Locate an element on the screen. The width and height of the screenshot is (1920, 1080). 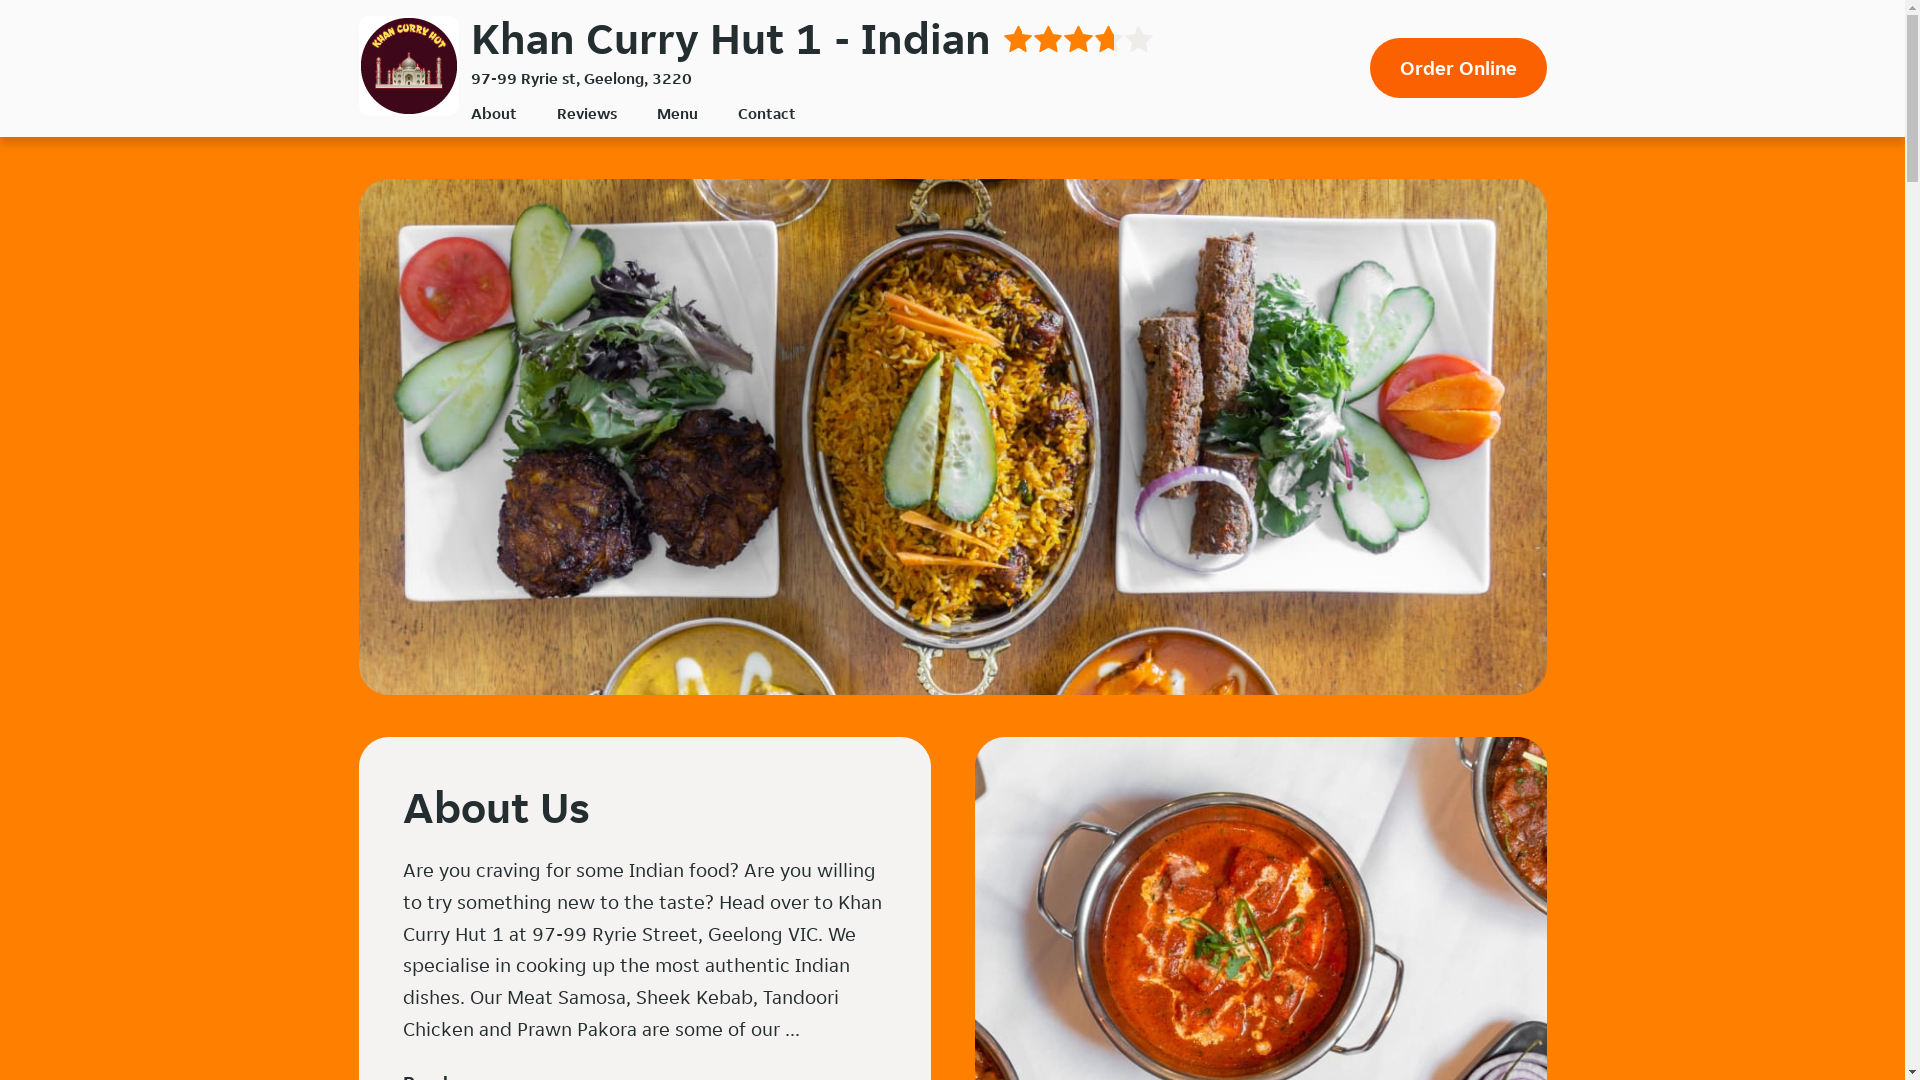
'Contact' is located at coordinates (766, 113).